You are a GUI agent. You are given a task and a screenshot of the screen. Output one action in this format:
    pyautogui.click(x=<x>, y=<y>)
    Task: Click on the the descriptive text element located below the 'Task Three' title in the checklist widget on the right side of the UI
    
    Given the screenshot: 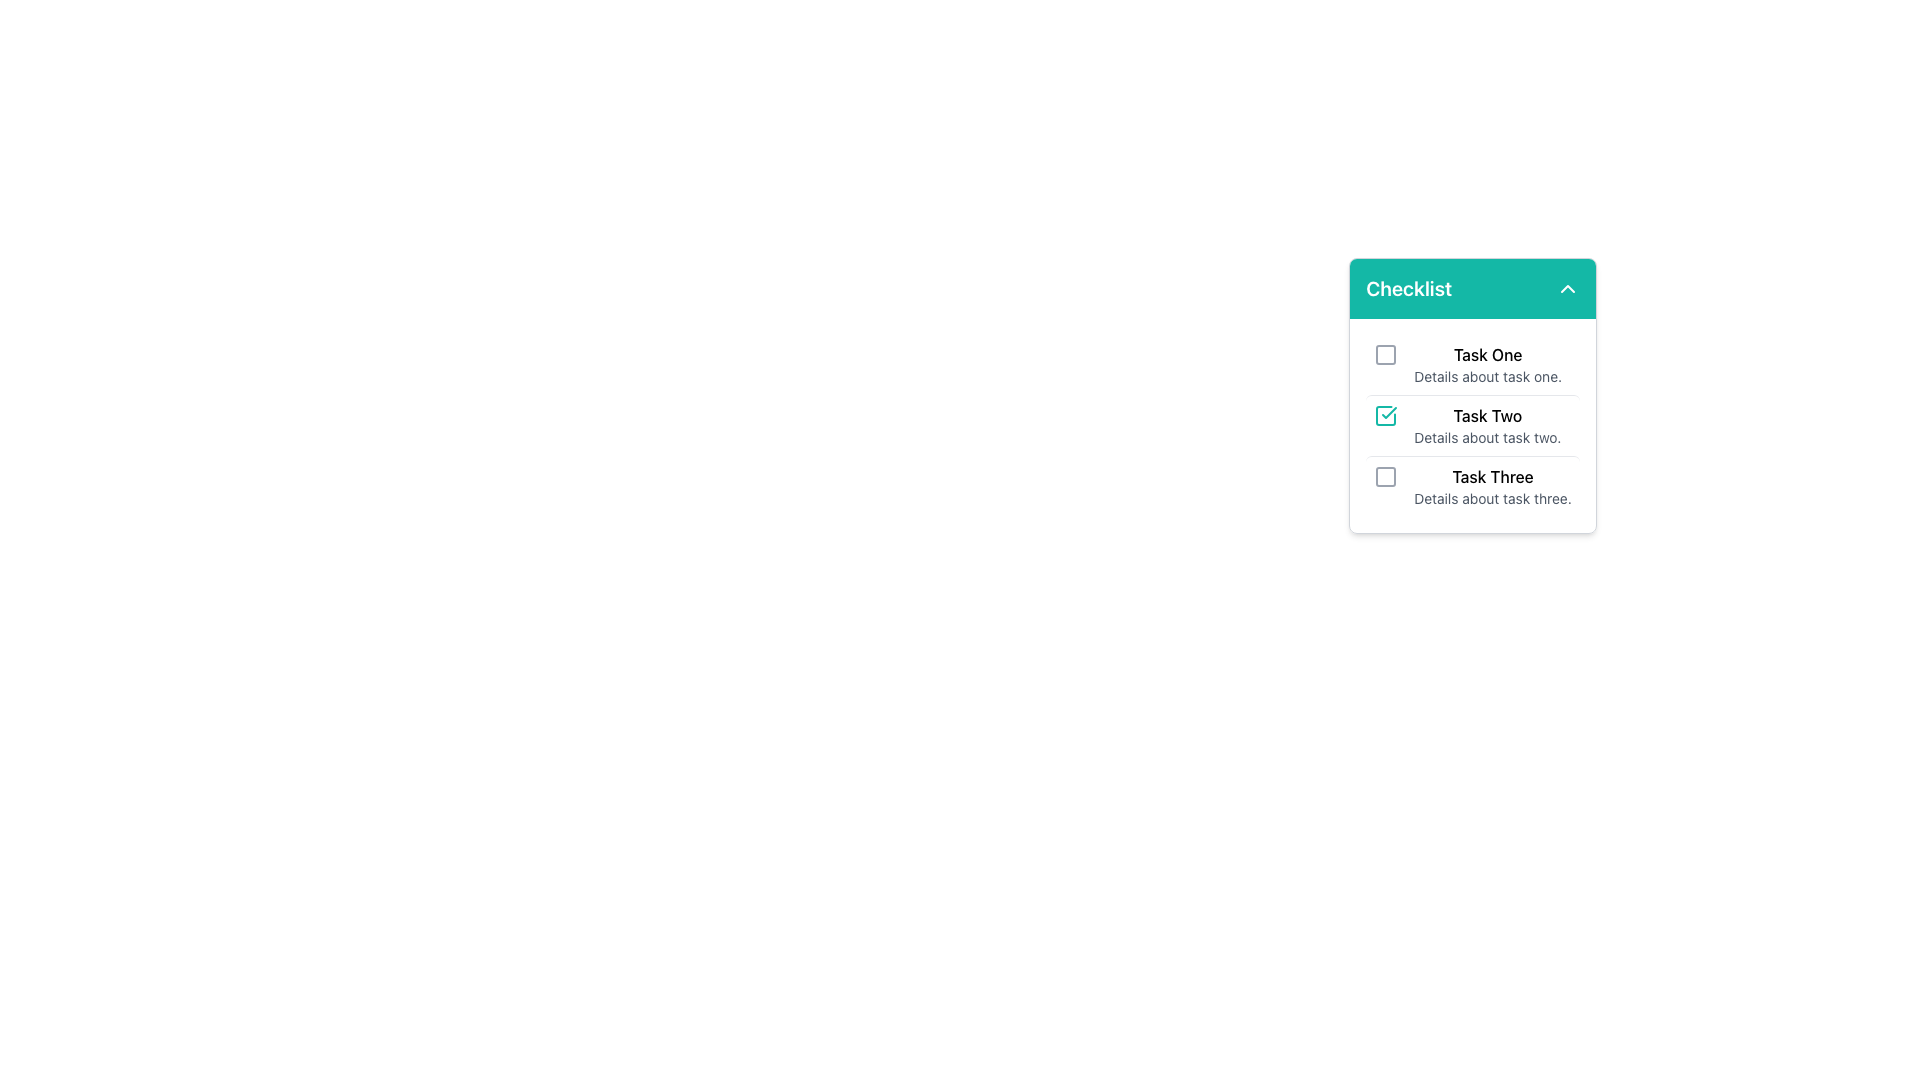 What is the action you would take?
    pyautogui.click(x=1492, y=497)
    